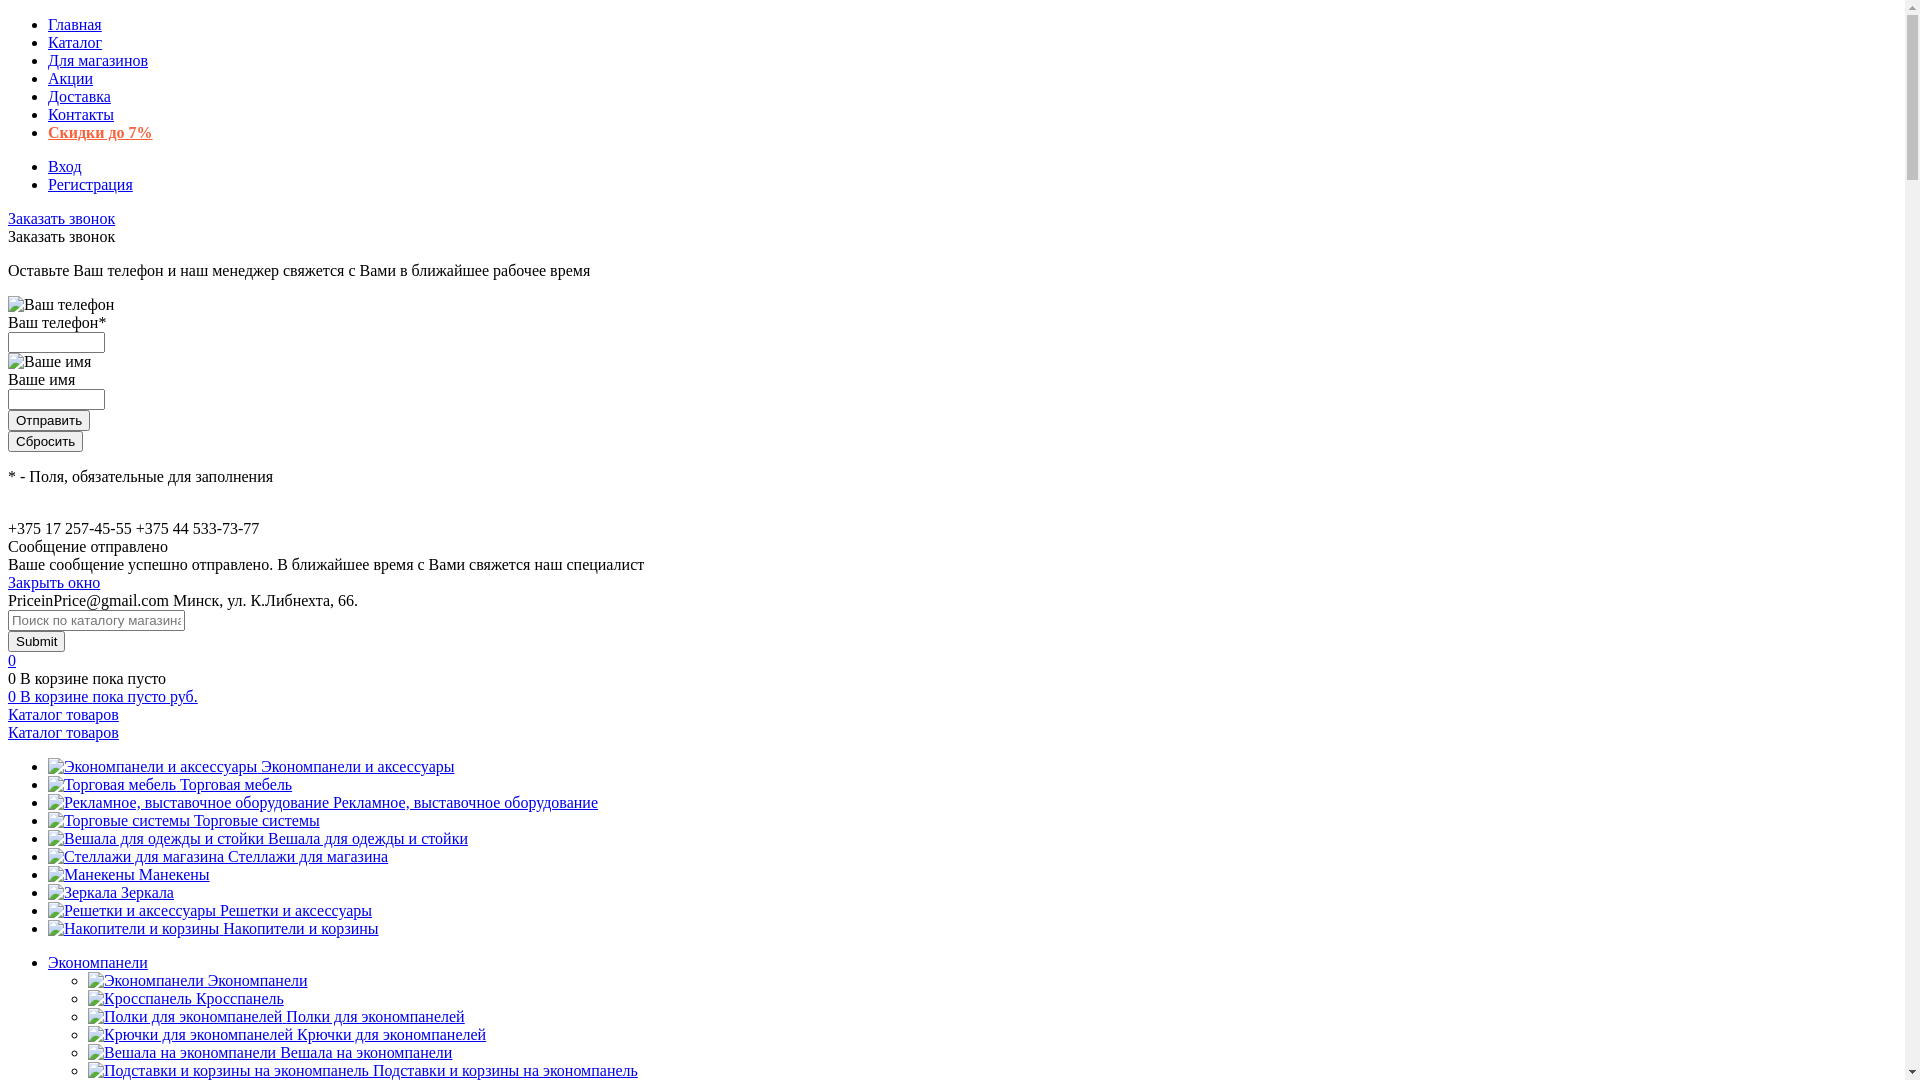 This screenshot has width=1920, height=1080. What do you see at coordinates (14, 695) in the screenshot?
I see `'0'` at bounding box center [14, 695].